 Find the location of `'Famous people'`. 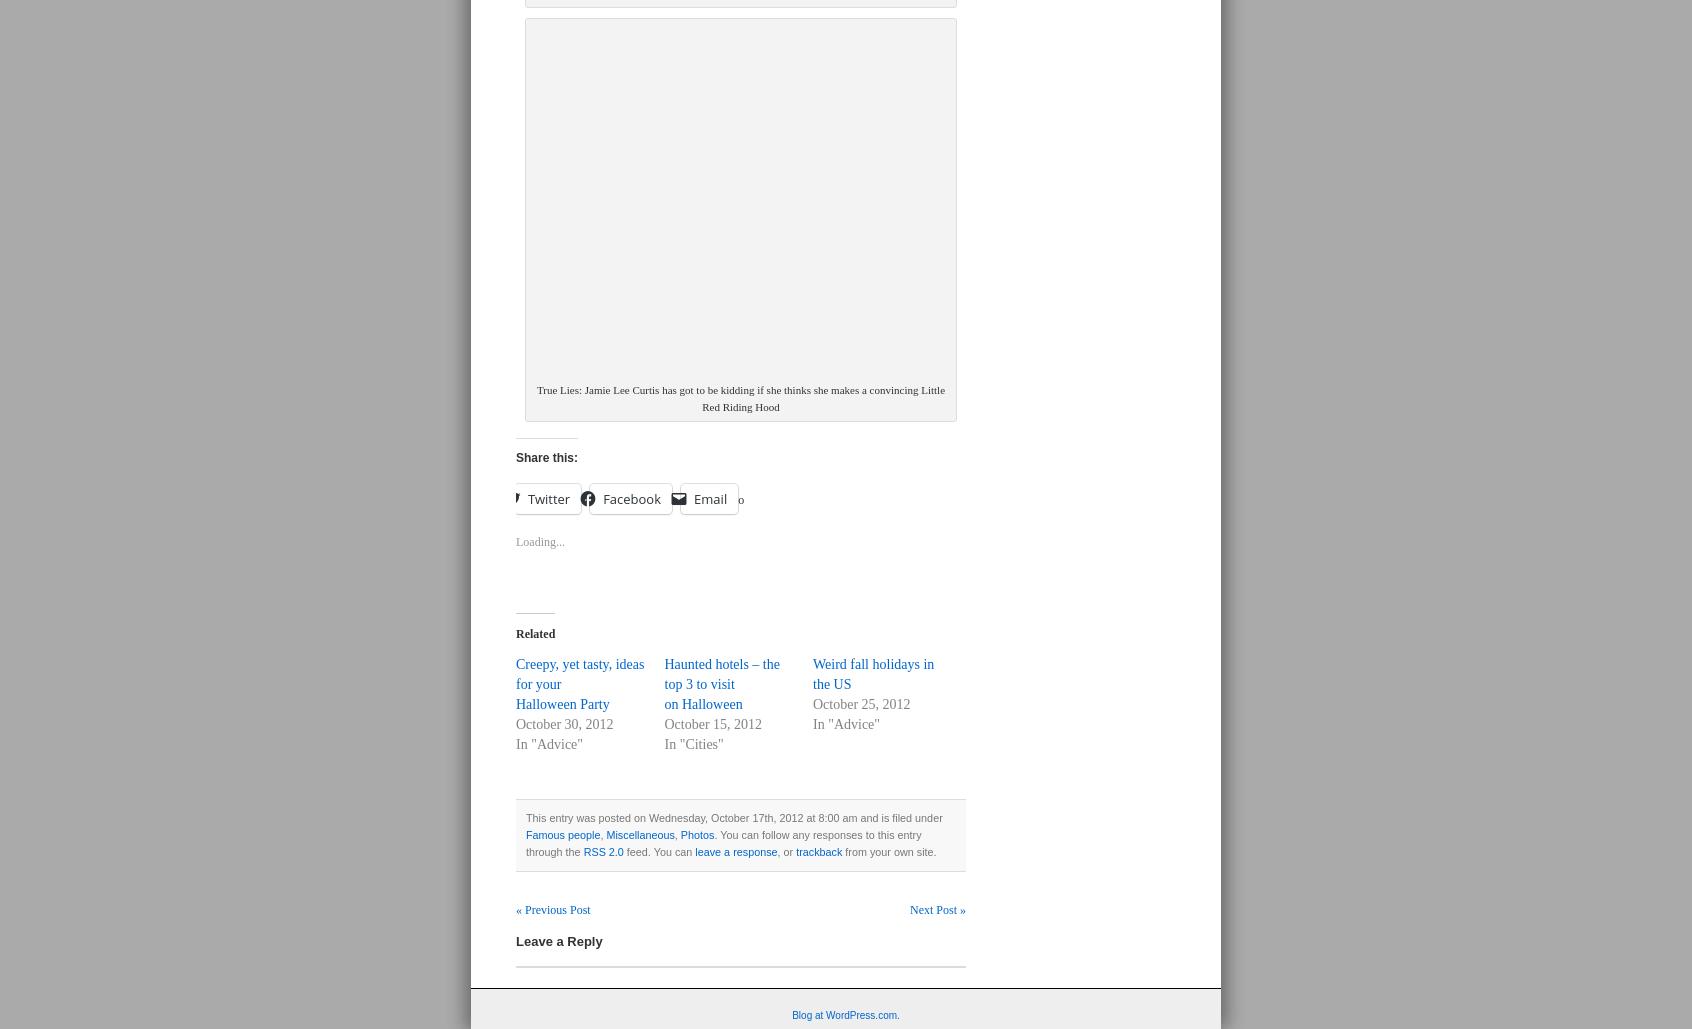

'Famous people' is located at coordinates (562, 833).